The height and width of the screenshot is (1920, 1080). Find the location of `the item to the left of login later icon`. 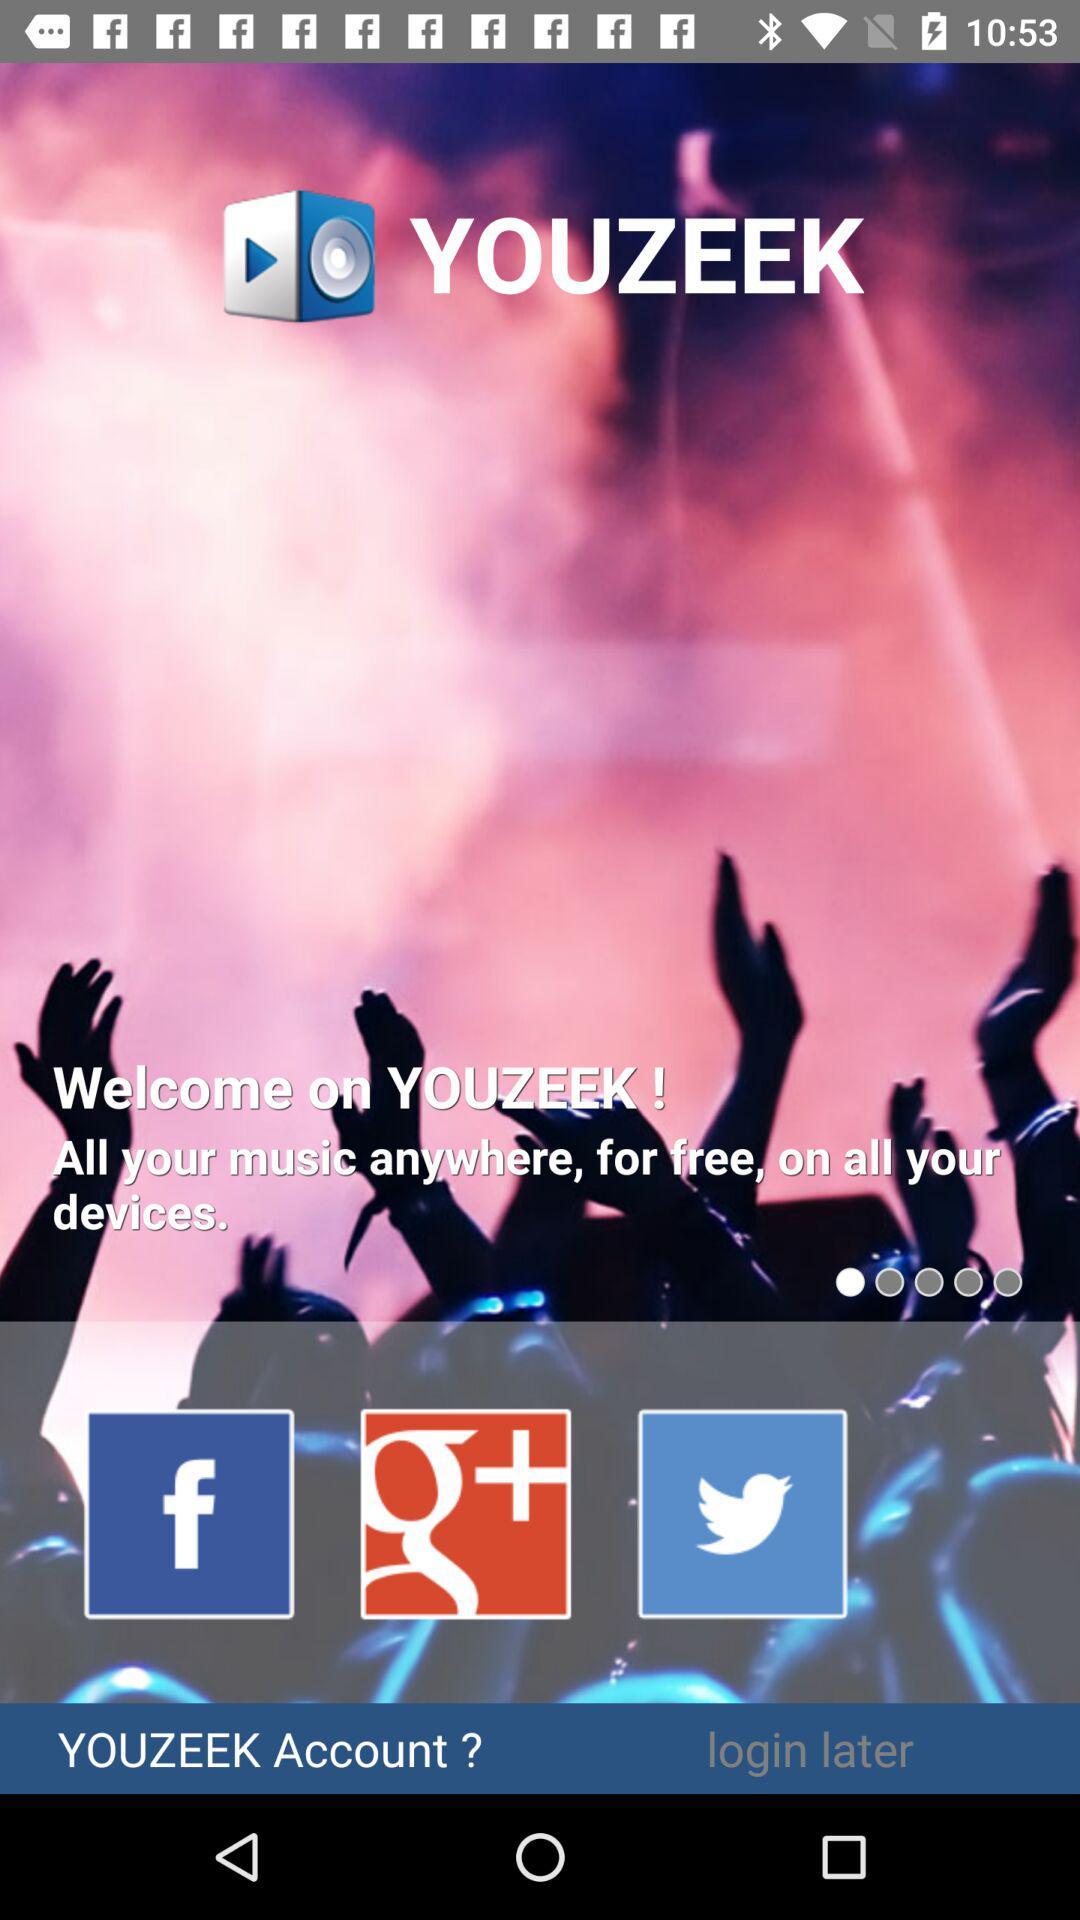

the item to the left of login later icon is located at coordinates (270, 1747).